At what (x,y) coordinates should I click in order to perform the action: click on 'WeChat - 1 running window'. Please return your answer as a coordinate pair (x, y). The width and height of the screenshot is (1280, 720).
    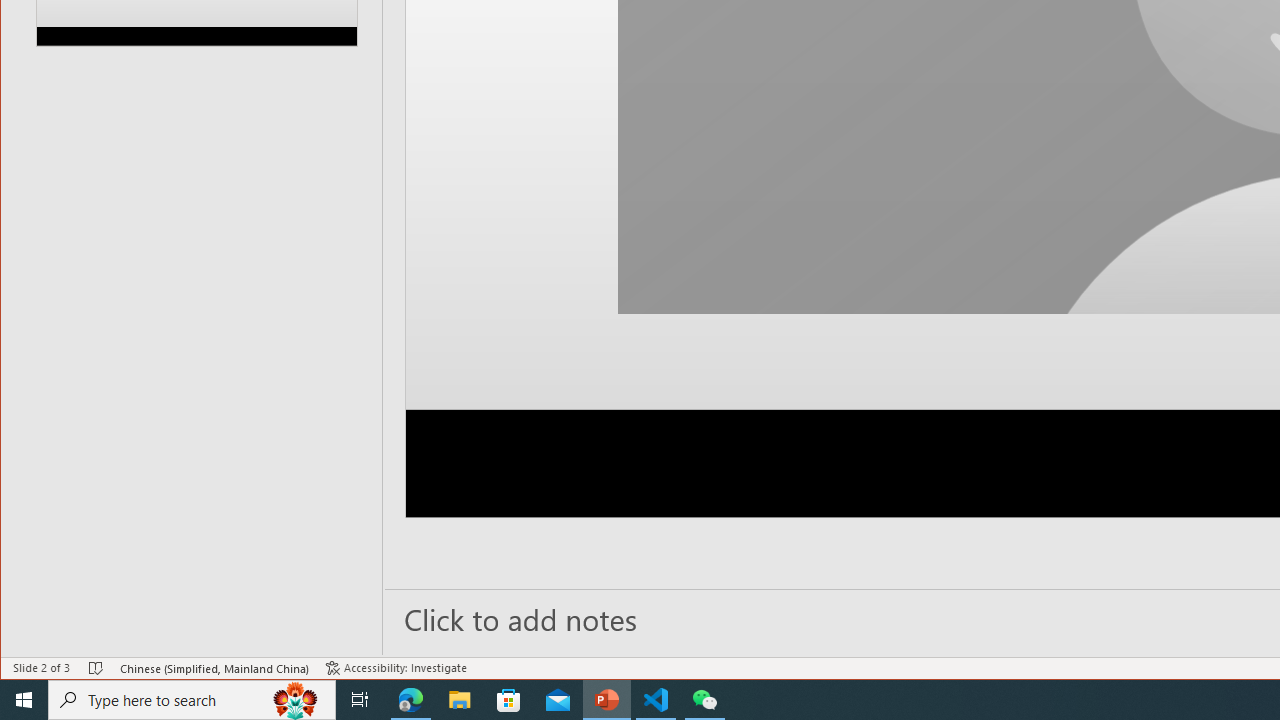
    Looking at the image, I should click on (705, 698).